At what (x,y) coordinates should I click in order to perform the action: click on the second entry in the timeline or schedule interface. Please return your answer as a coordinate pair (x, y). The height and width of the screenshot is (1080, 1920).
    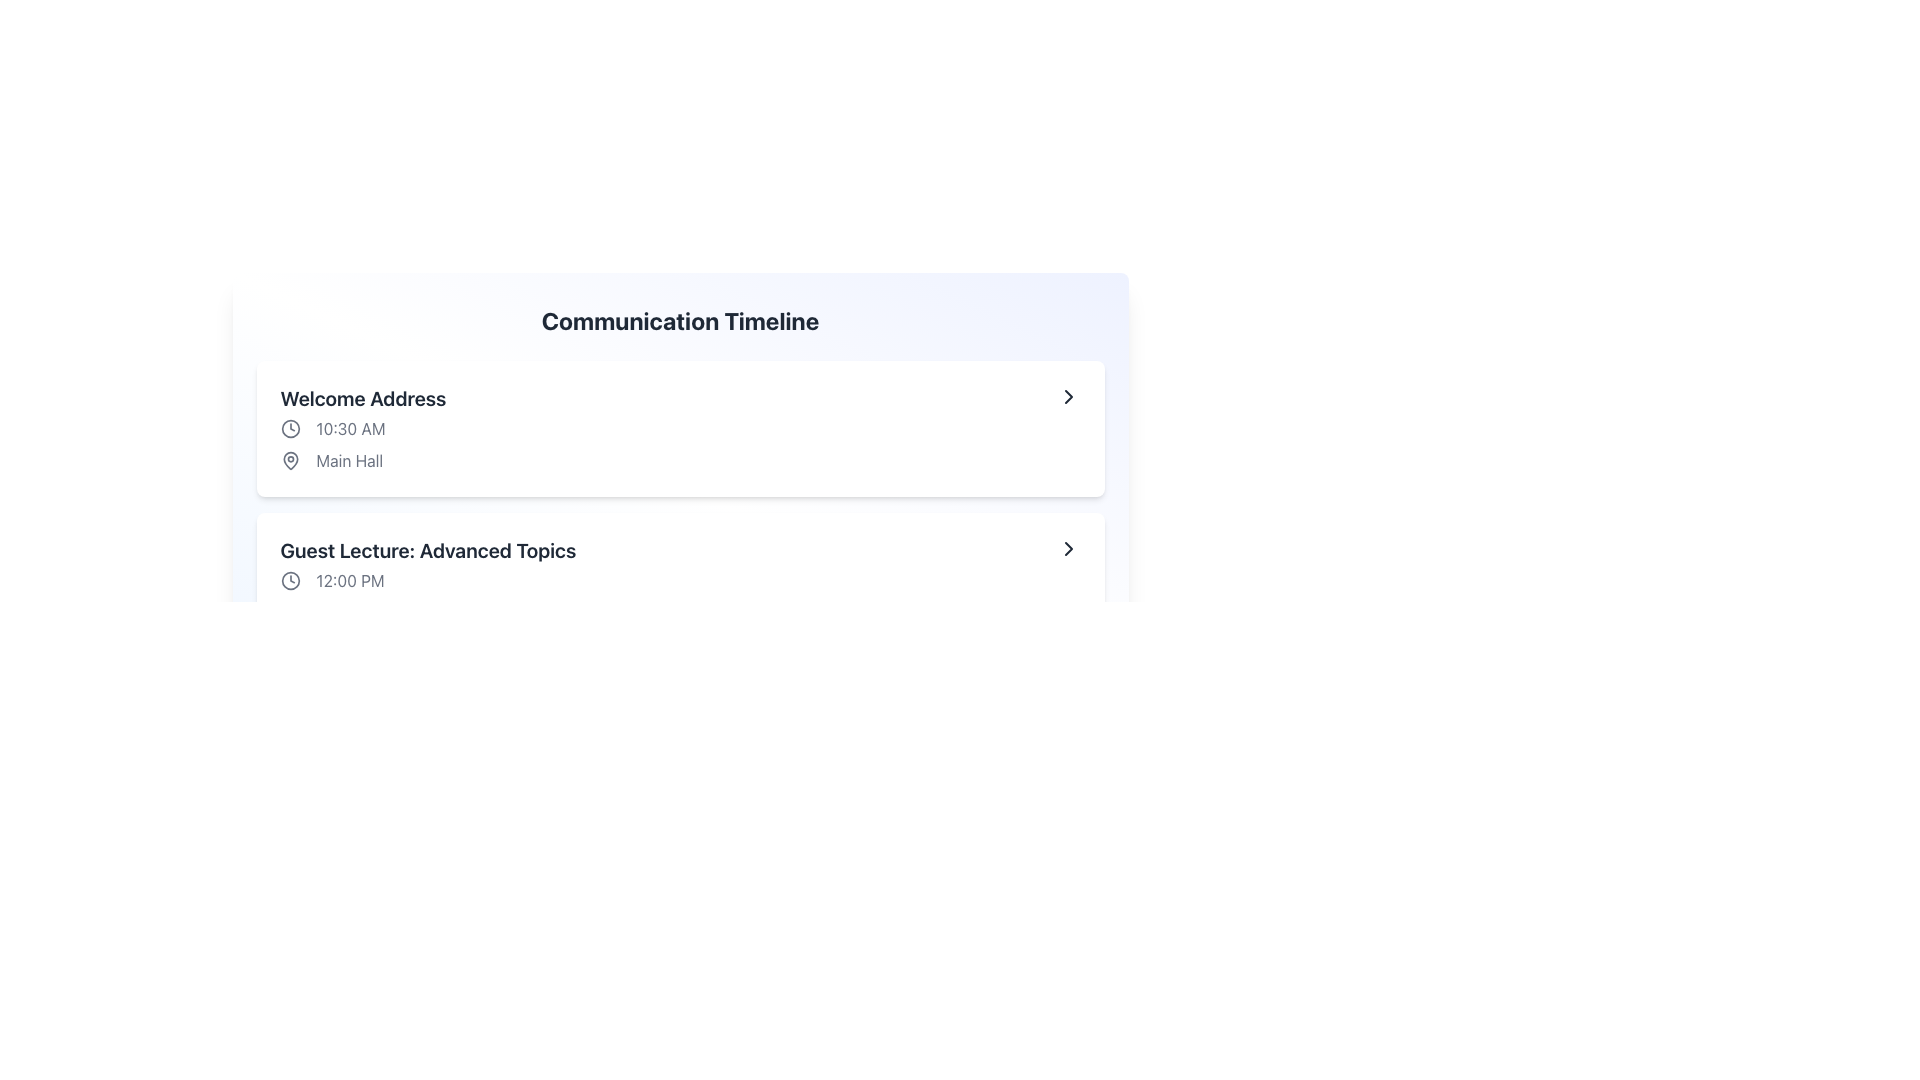
    Looking at the image, I should click on (680, 581).